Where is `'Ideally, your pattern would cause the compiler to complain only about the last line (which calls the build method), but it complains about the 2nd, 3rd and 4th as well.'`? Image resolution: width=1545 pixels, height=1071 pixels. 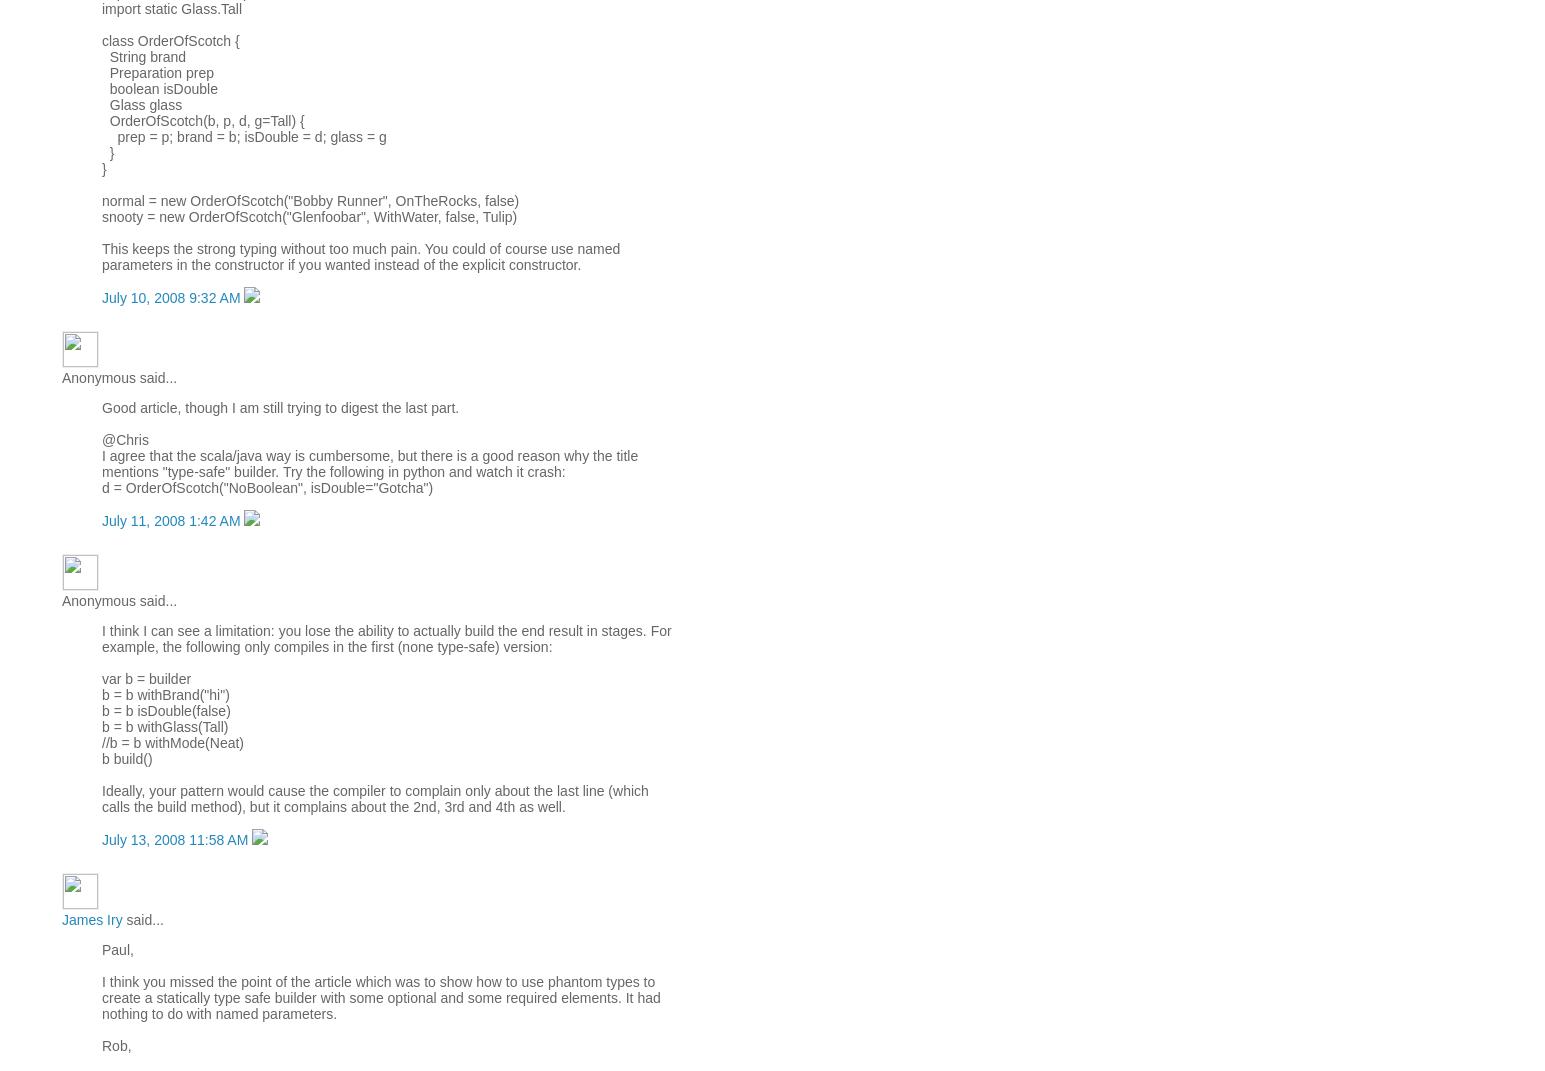
'Ideally, your pattern would cause the compiler to complain only about the last line (which calls the build method), but it complains about the 2nd, 3rd and 4th as well.' is located at coordinates (373, 797).